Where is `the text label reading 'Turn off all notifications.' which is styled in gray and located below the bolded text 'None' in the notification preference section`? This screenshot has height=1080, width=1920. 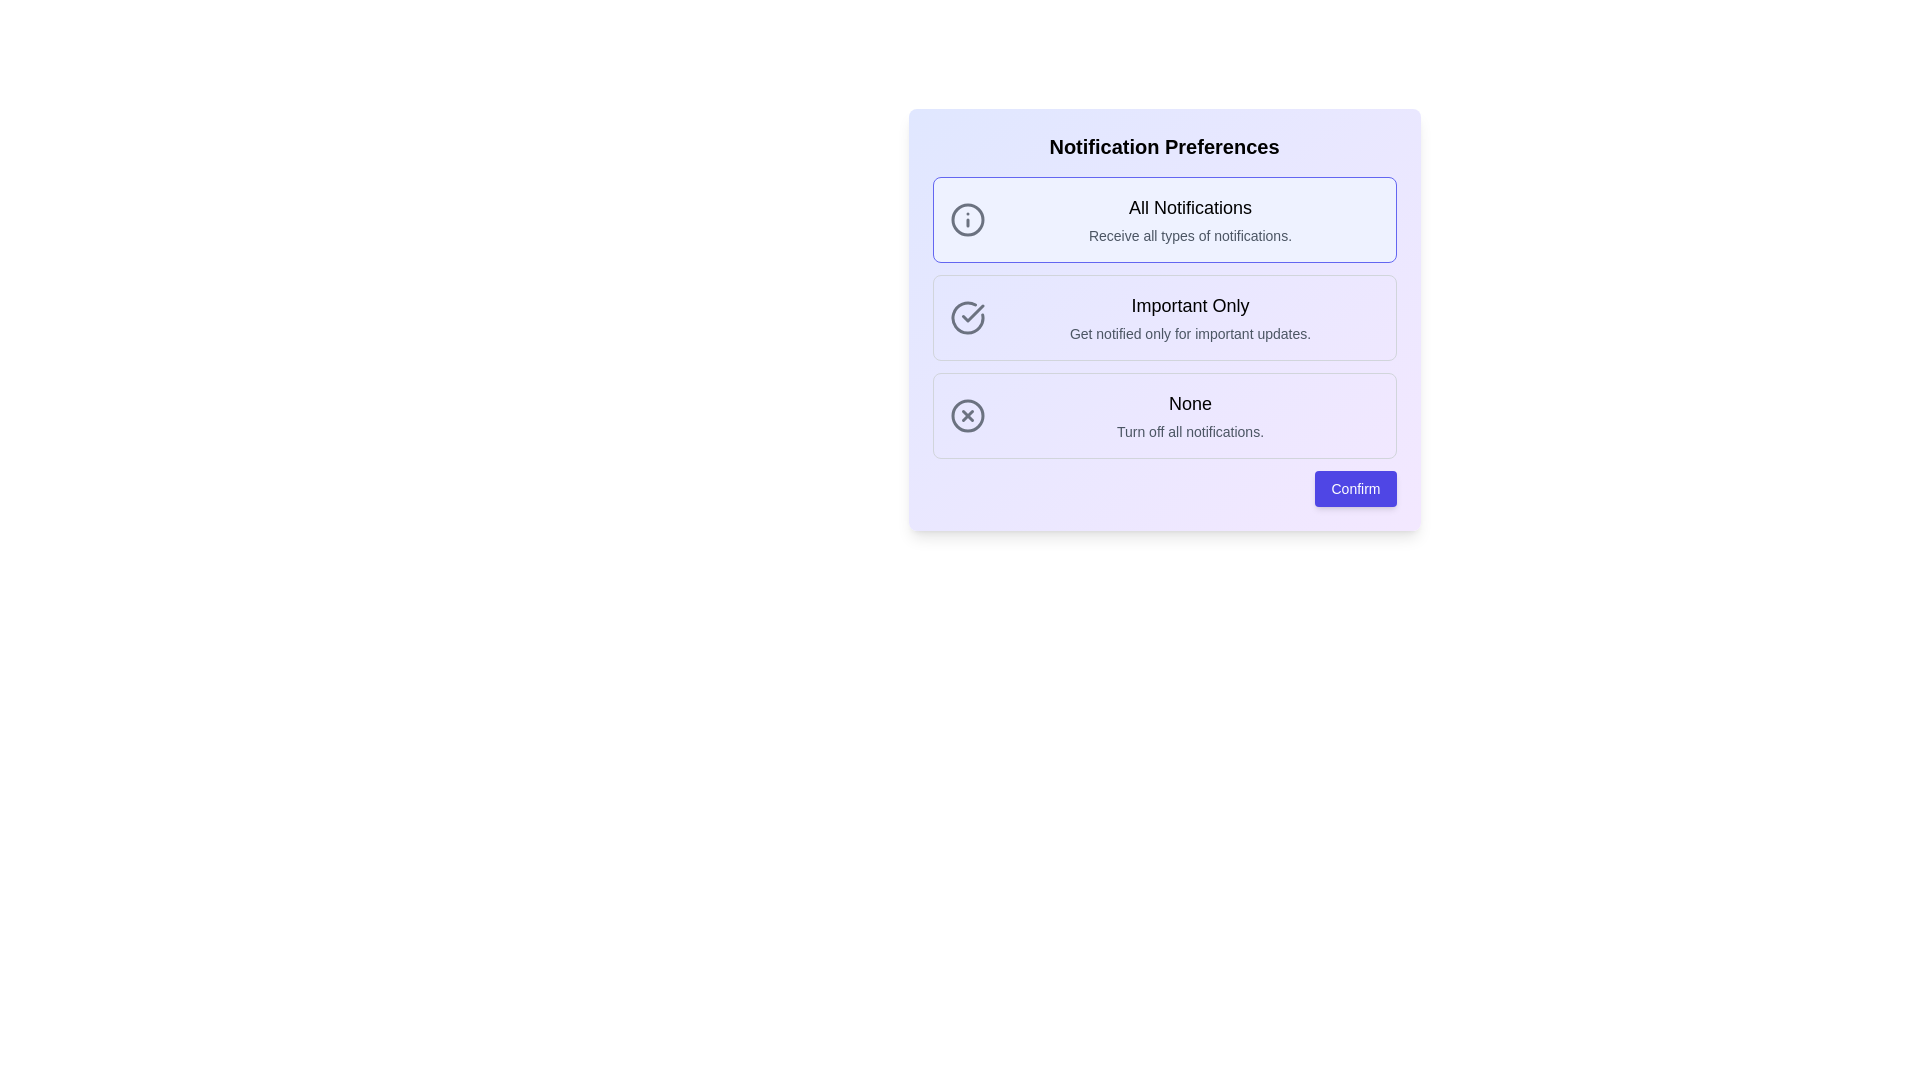
the text label reading 'Turn off all notifications.' which is styled in gray and located below the bolded text 'None' in the notification preference section is located at coordinates (1190, 431).